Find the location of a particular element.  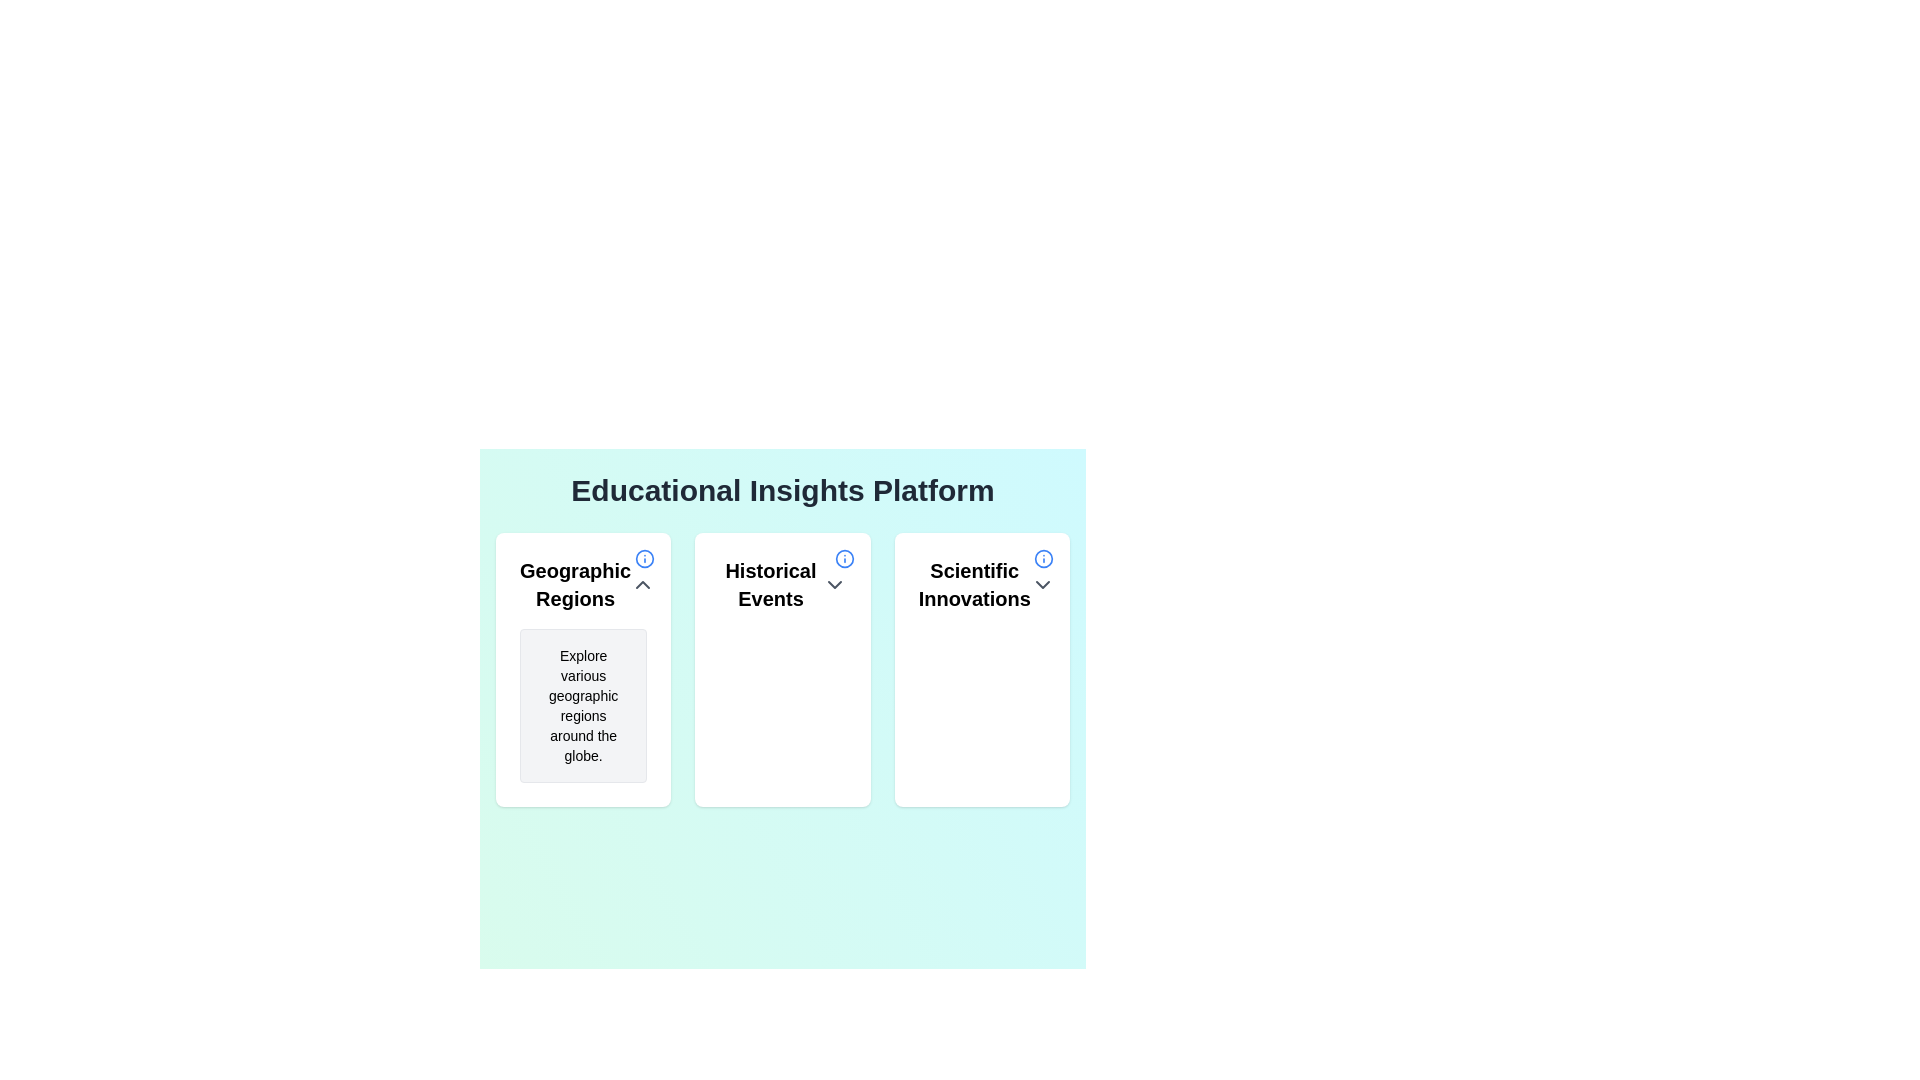

the informational text area with the light gray background that contains the text 'Explore various geographic regions around the globe.' located within the 'Geographic Regions' card is located at coordinates (582, 704).